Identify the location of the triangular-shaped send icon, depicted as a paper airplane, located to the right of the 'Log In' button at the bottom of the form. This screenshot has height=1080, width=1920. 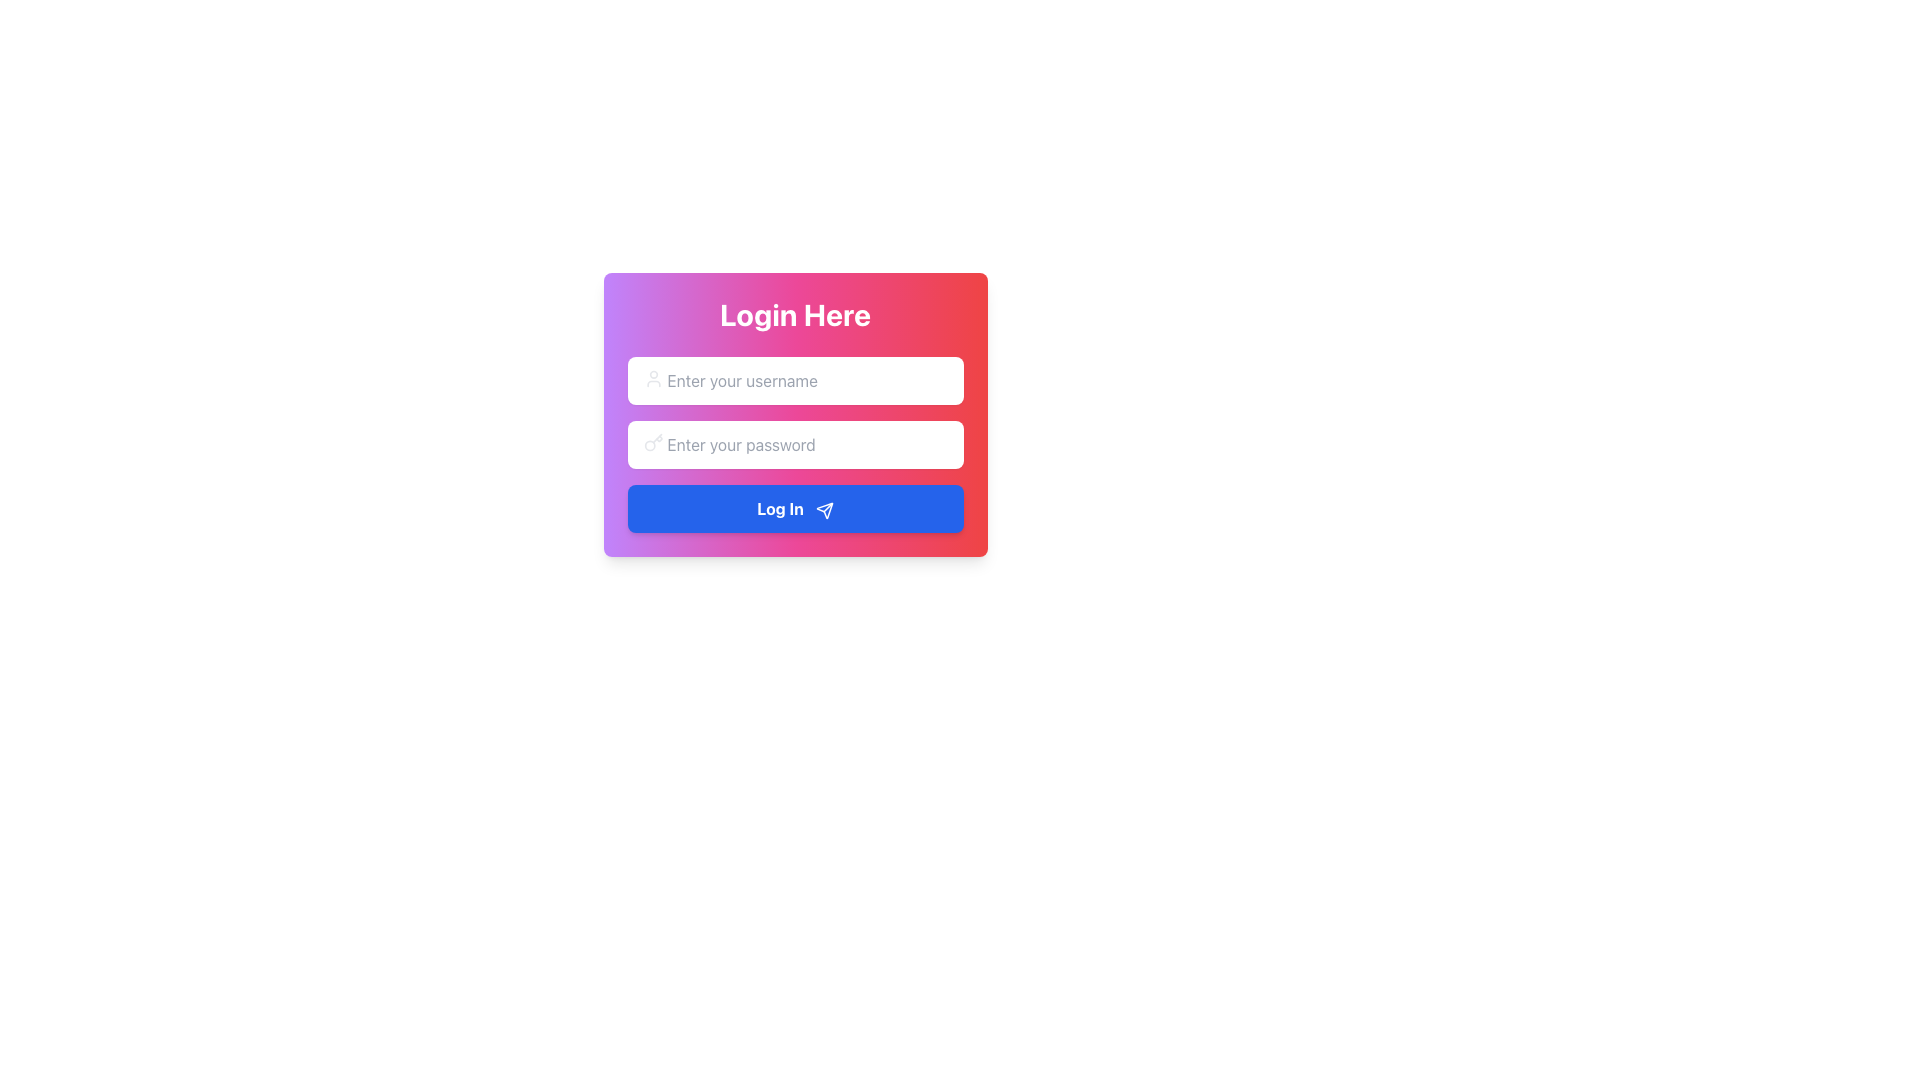
(824, 509).